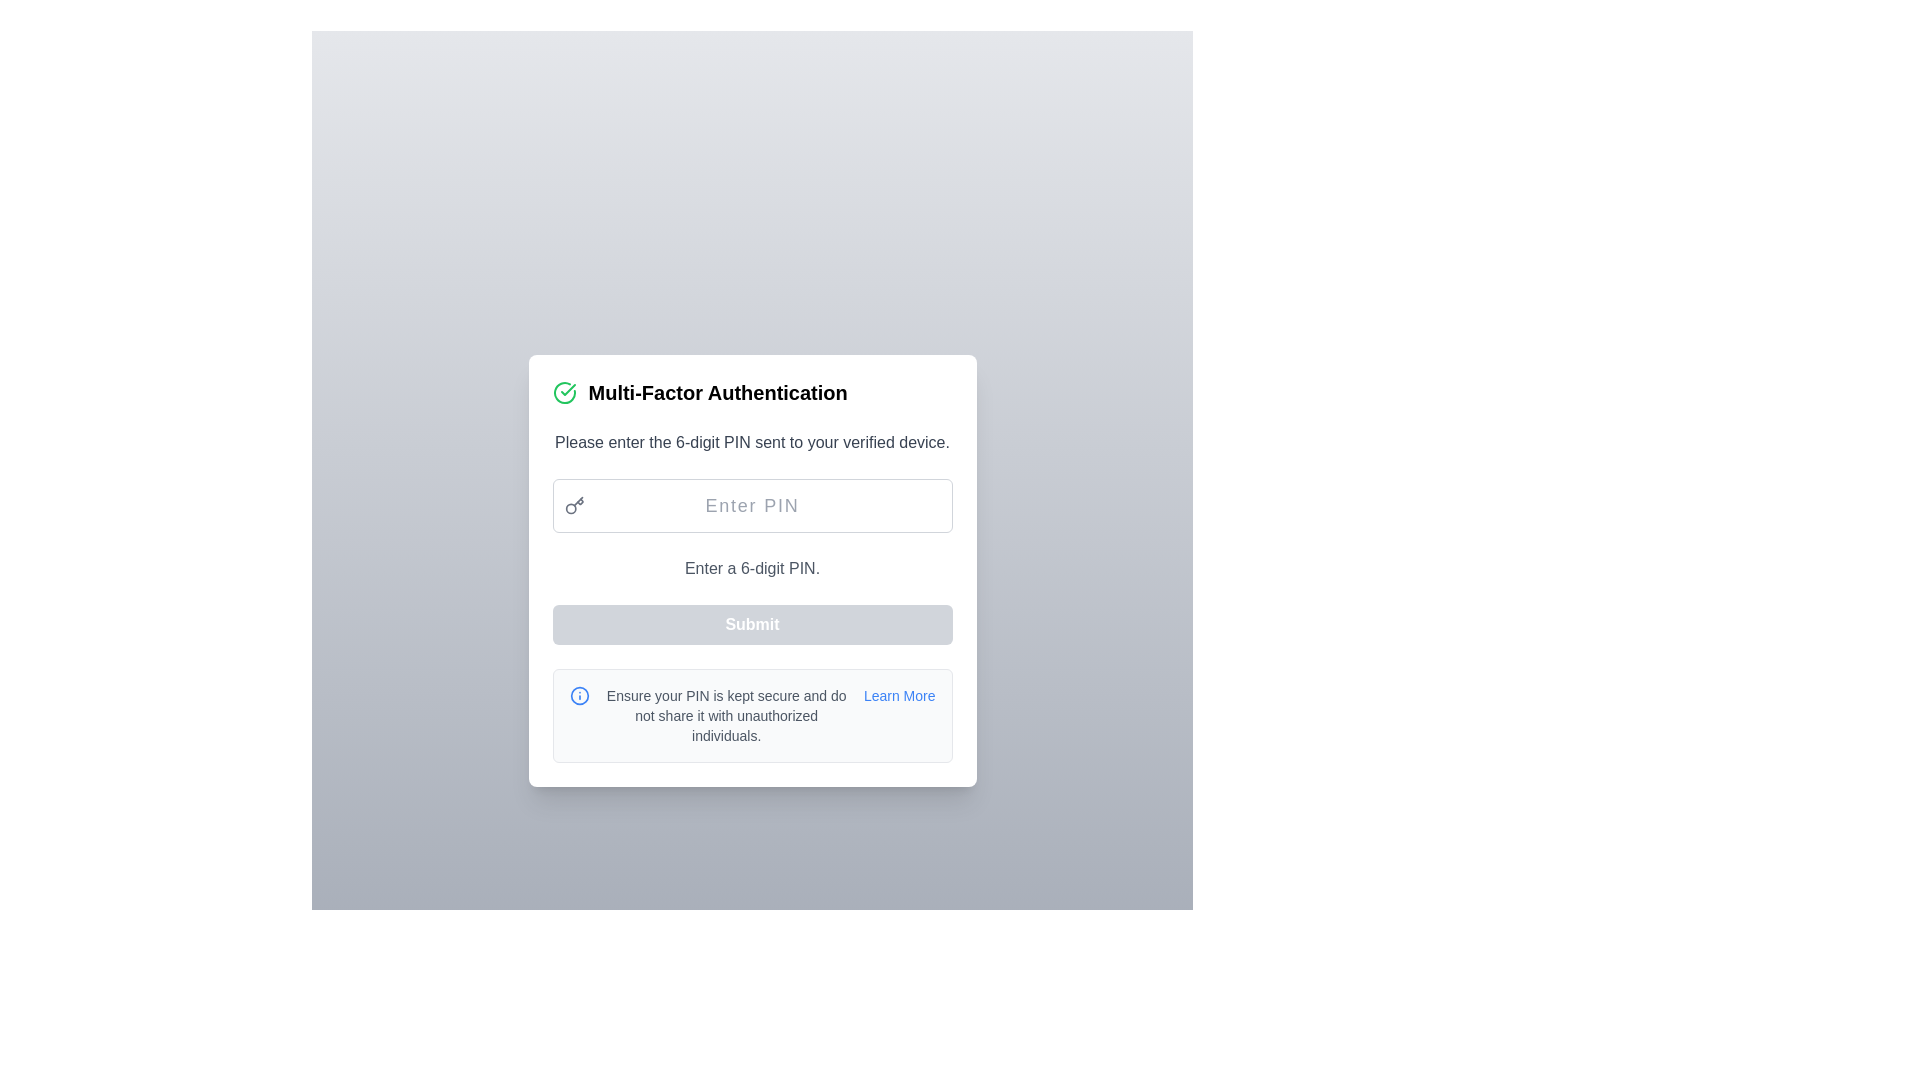  Describe the element at coordinates (725, 715) in the screenshot. I see `warning message text content from the Text Block located centrally below the Submit button, flanked by an information icon on the left and a 'Learn More' link on the right` at that location.